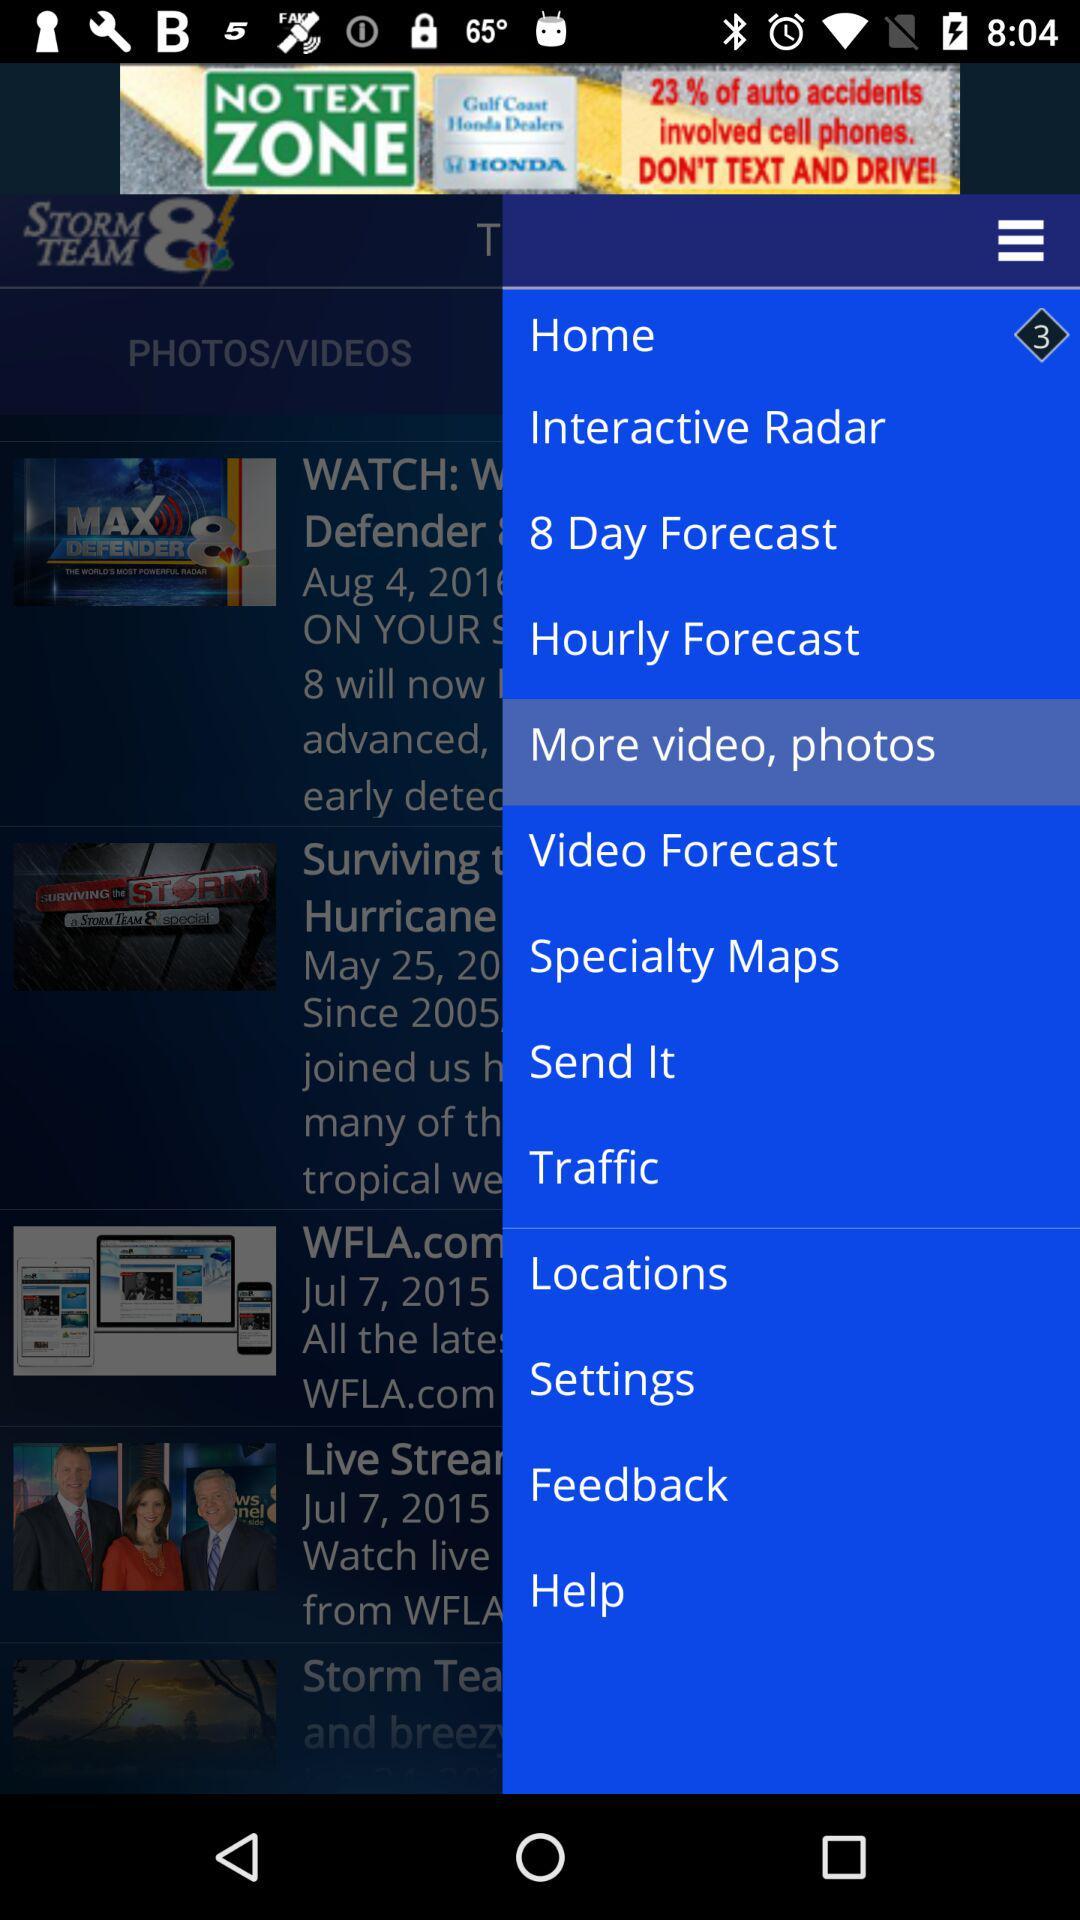  What do you see at coordinates (540, 127) in the screenshot?
I see `advertisement bar` at bounding box center [540, 127].